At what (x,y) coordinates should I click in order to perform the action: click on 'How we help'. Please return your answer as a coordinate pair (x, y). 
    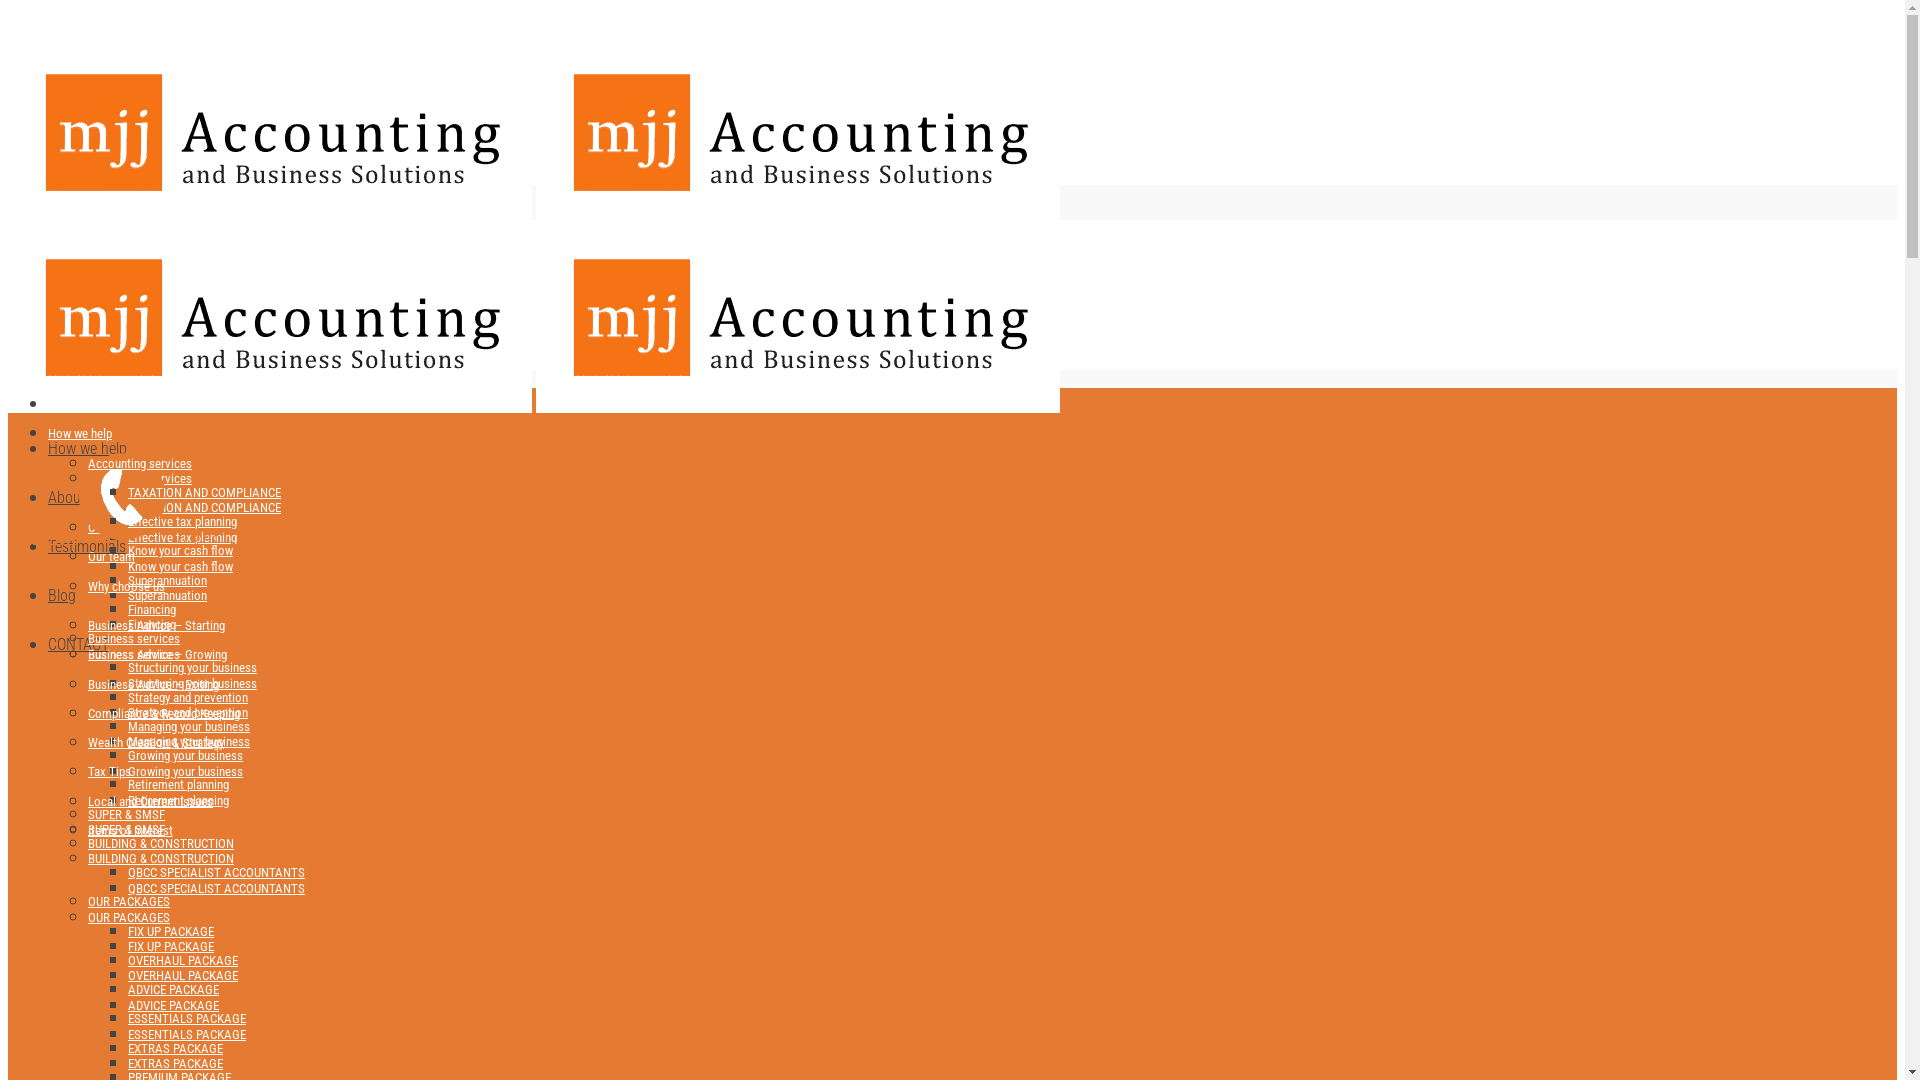
    Looking at the image, I should click on (86, 447).